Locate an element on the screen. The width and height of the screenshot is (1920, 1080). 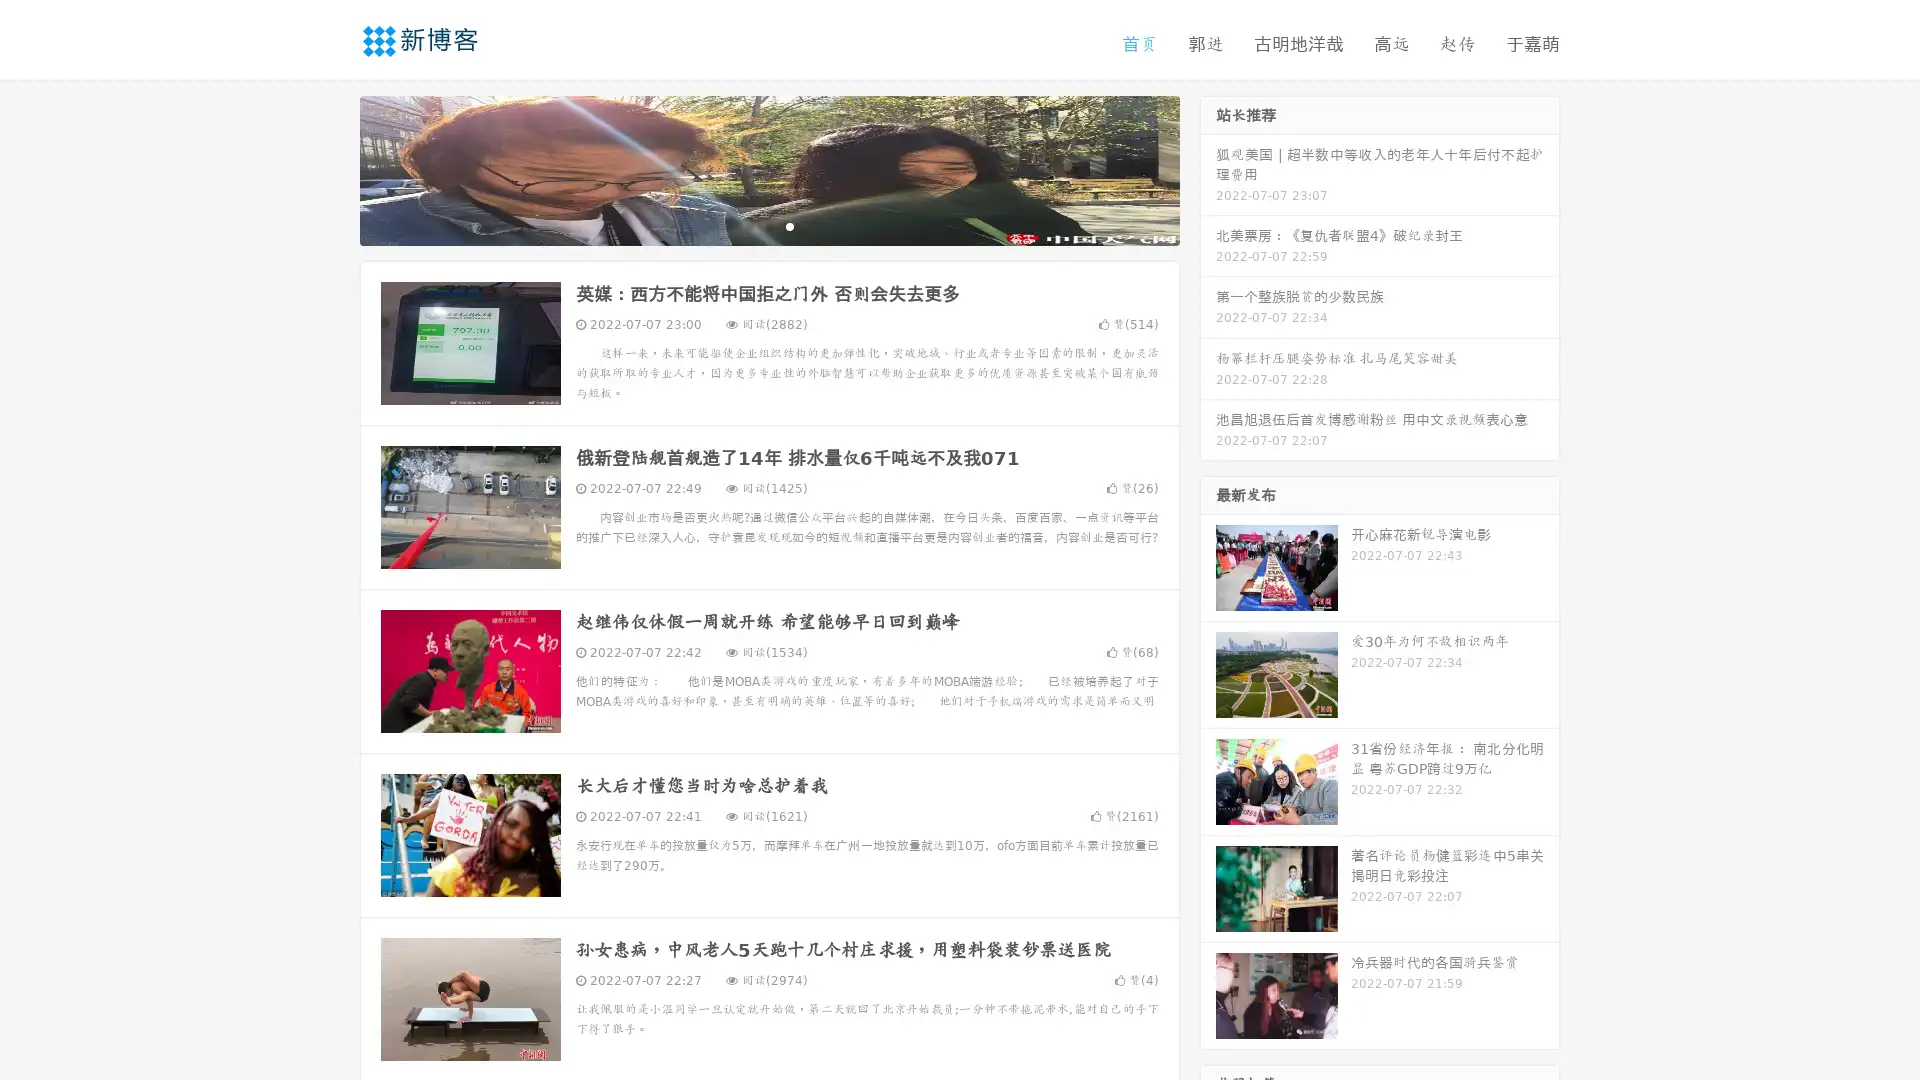
Go to slide 3 is located at coordinates (789, 225).